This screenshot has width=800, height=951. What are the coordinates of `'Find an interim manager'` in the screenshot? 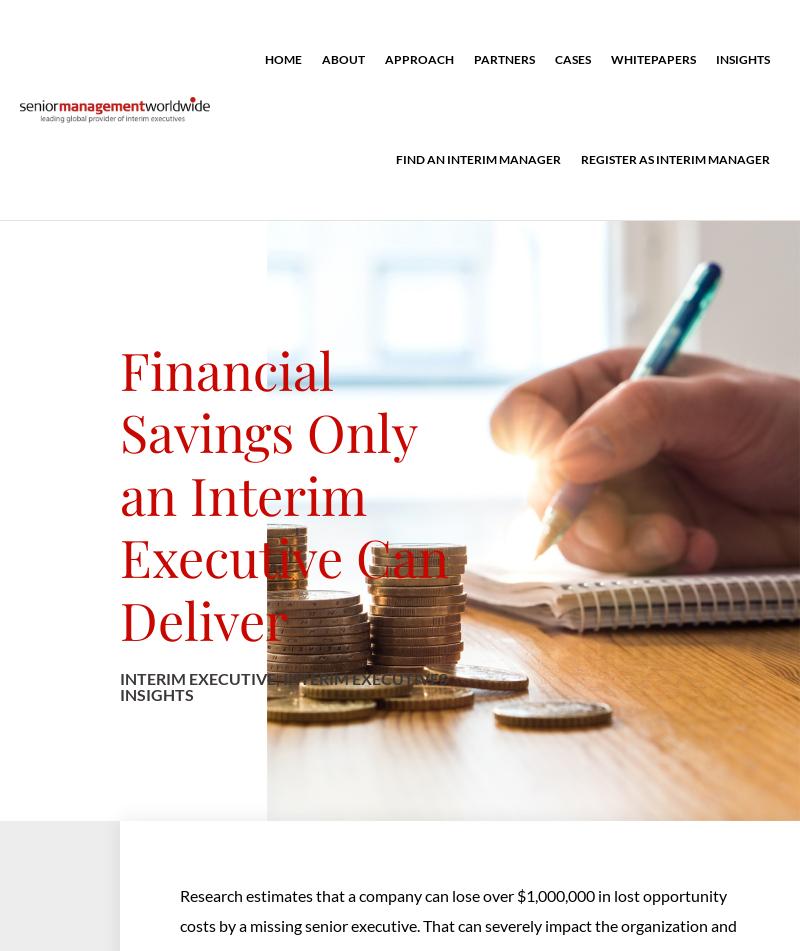 It's located at (478, 159).